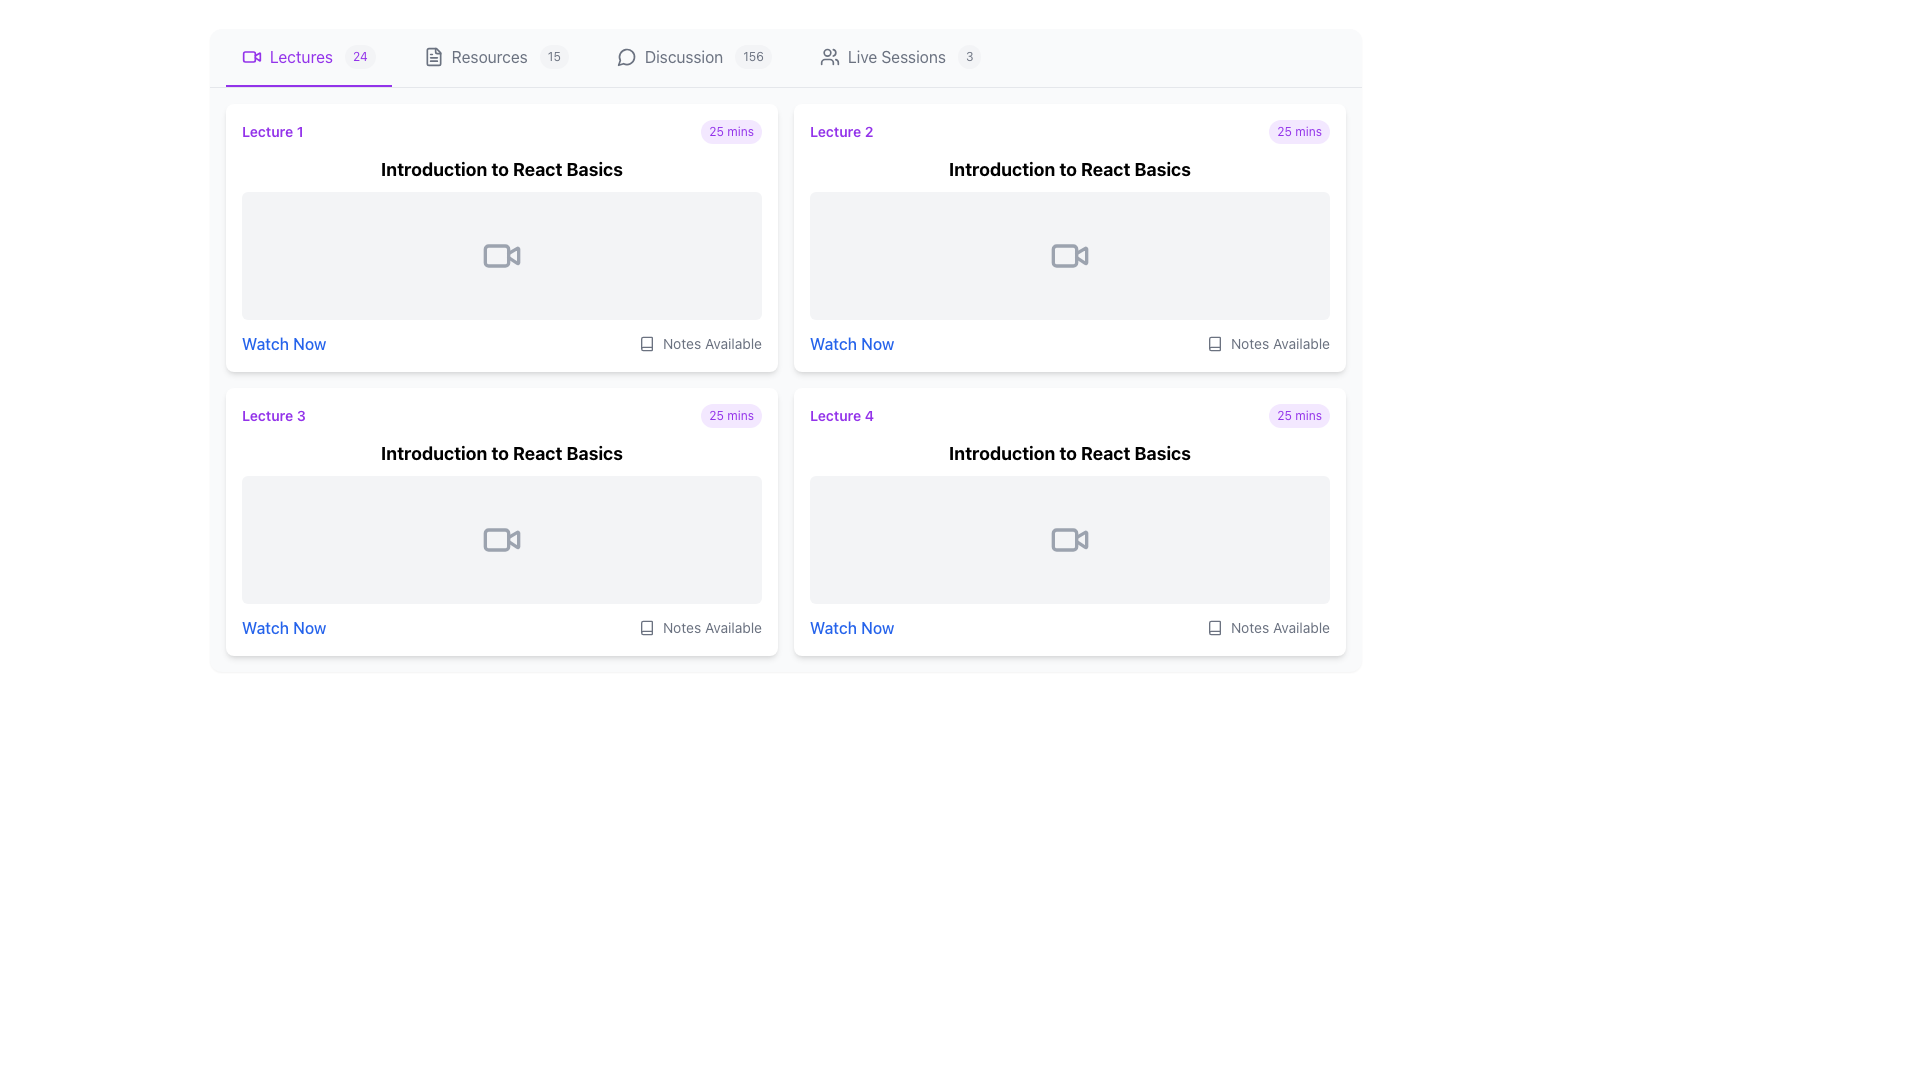 The image size is (1920, 1080). Describe the element at coordinates (251, 56) in the screenshot. I see `the video camera icon located on the left side of the 'Lectures' tab in the navigation bar, which is styled to appear minimalistic and modern` at that location.